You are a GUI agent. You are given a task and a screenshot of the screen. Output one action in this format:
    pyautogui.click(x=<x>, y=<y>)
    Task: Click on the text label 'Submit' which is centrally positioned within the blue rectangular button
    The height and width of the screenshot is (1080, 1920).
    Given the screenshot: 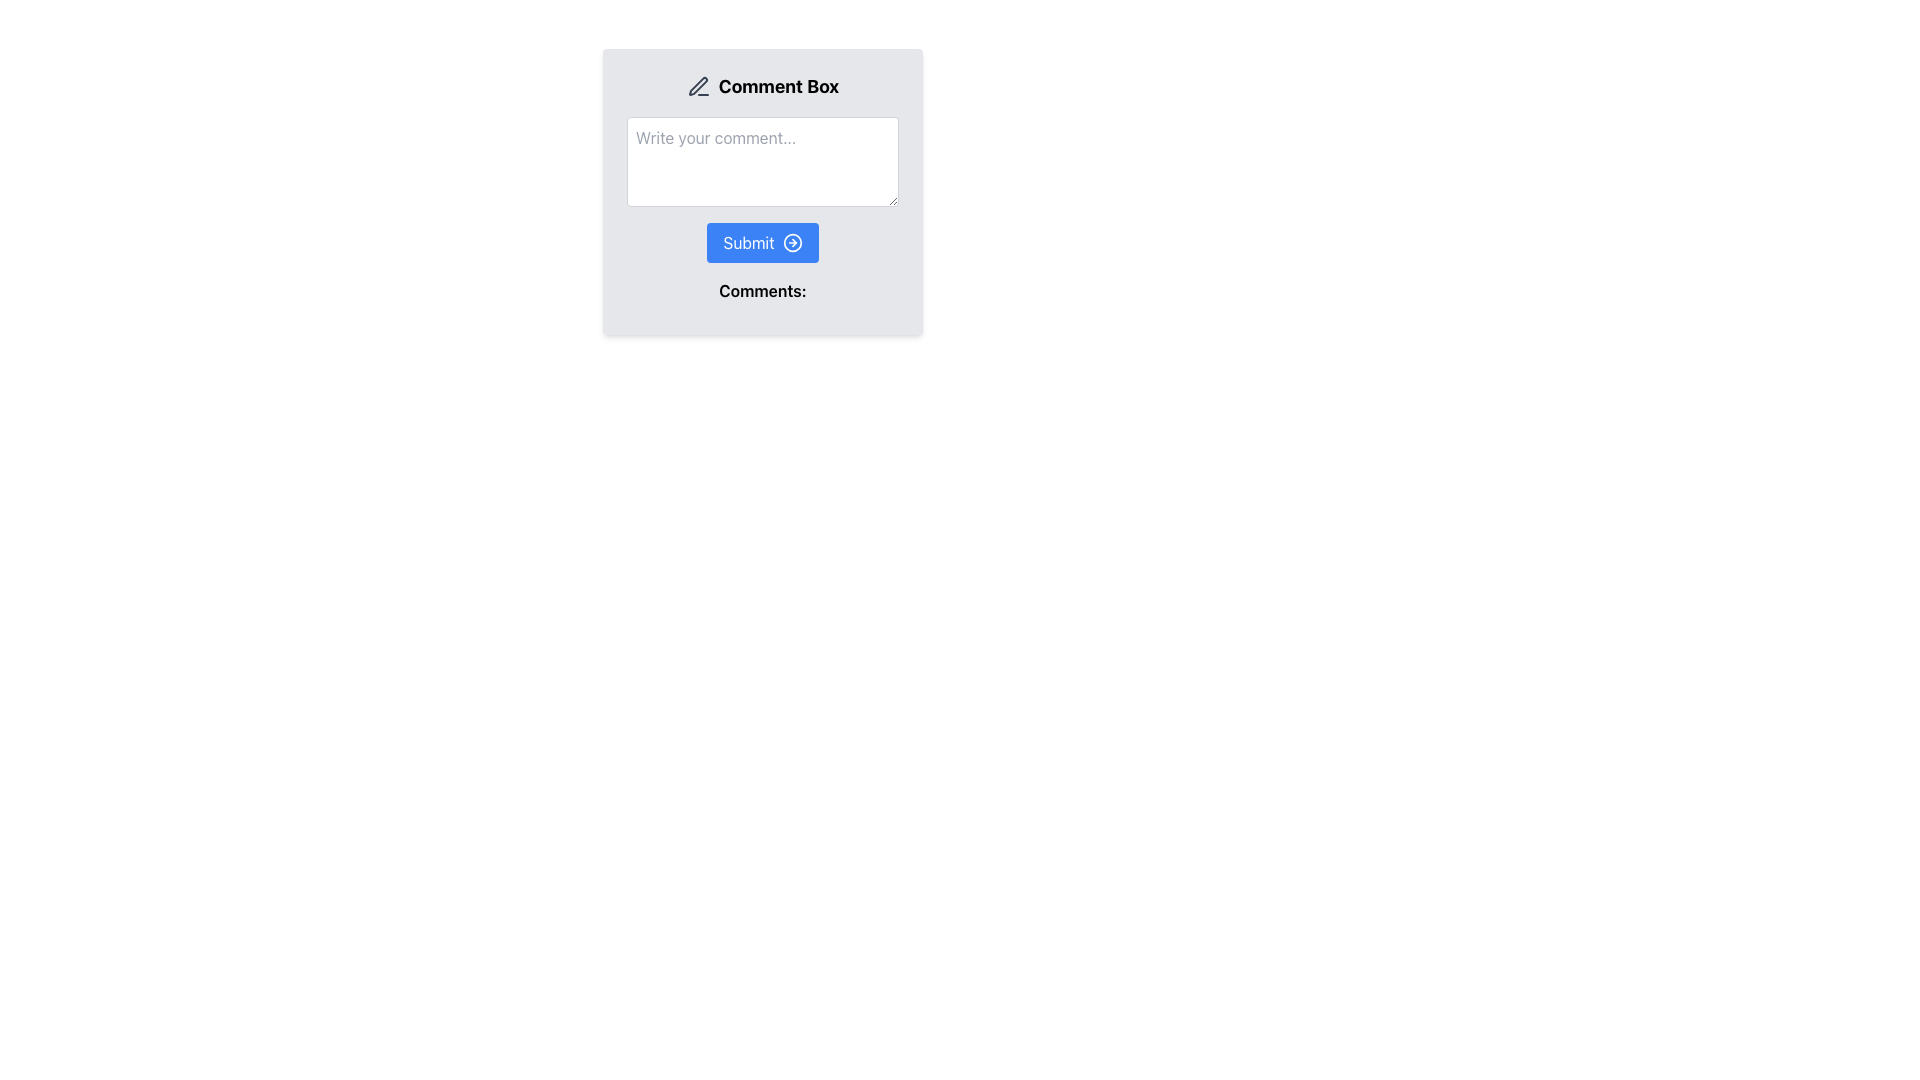 What is the action you would take?
    pyautogui.click(x=747, y=242)
    